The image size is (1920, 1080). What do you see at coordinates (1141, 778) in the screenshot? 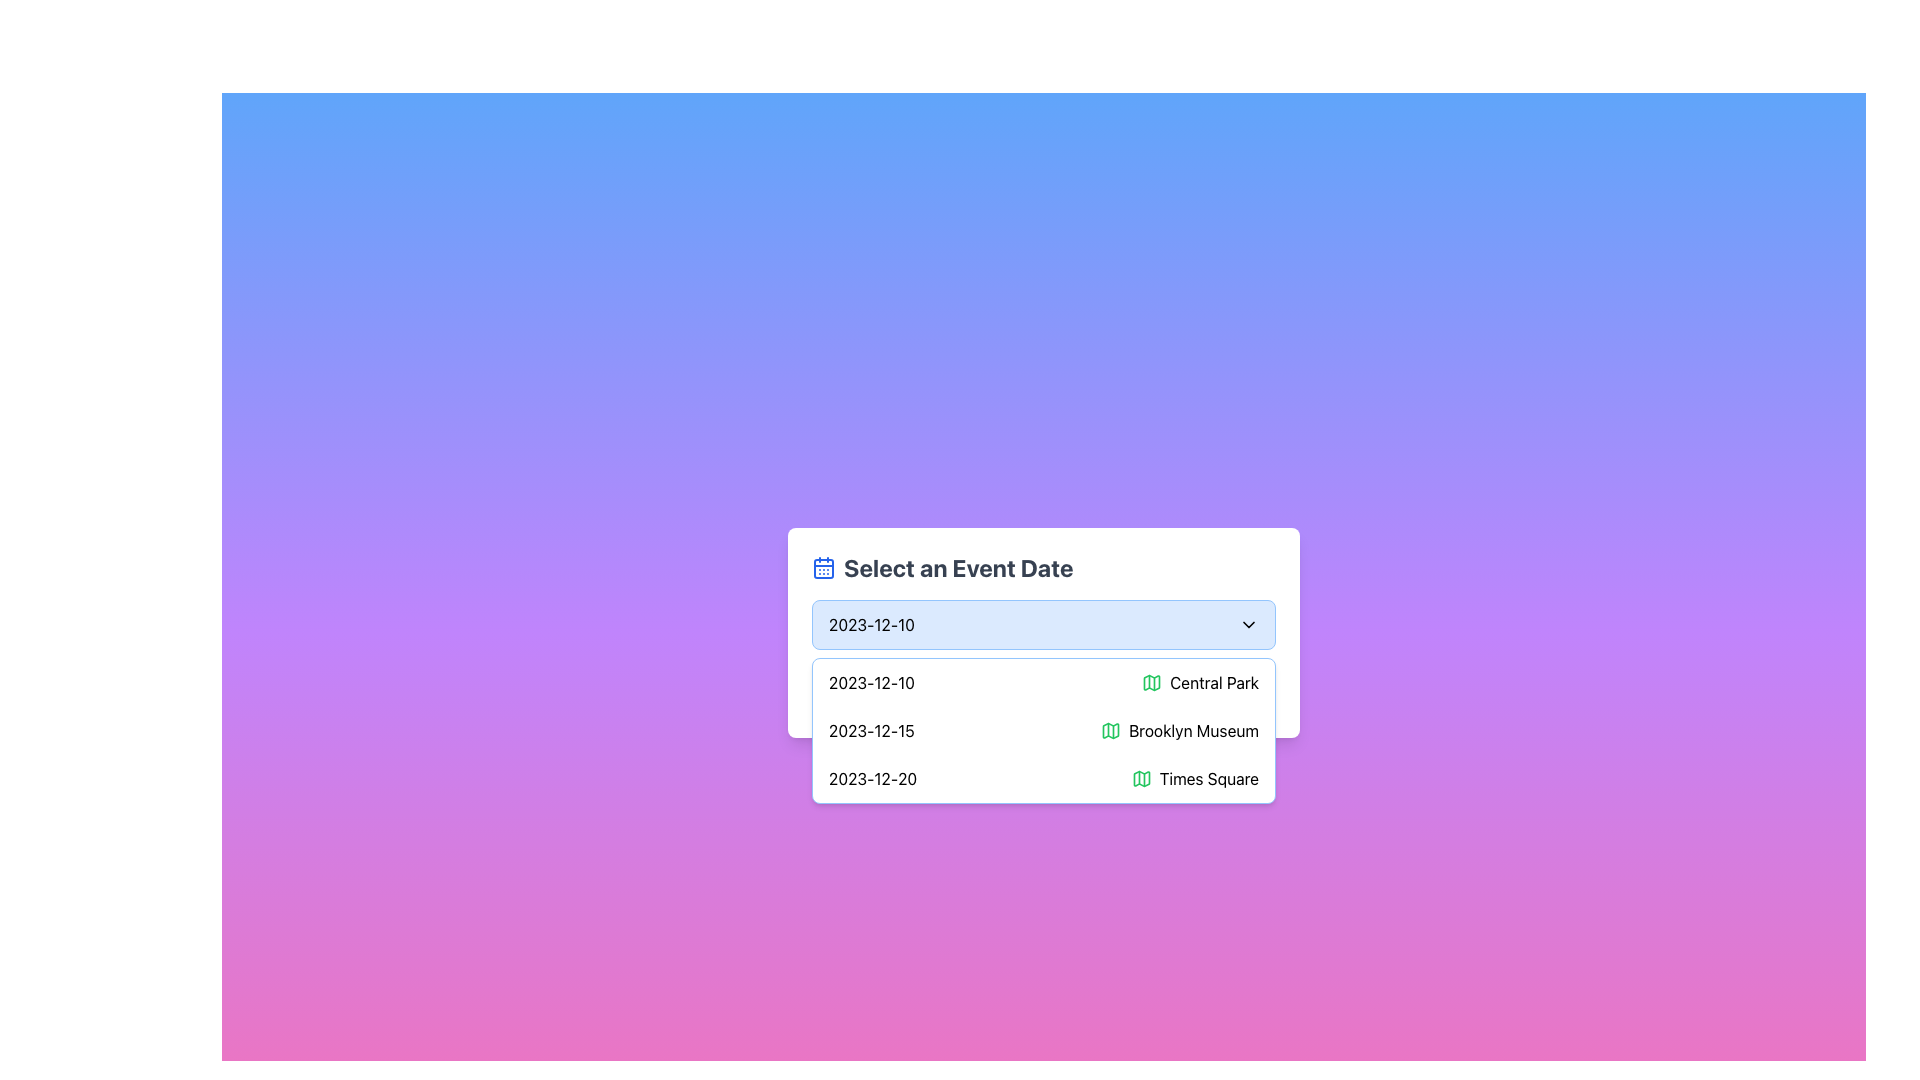
I see `the green map-shaped icon located to the left of the text 'Times Square' in the third row of the list below the 'Select an Event Date' dropdown` at bounding box center [1141, 778].